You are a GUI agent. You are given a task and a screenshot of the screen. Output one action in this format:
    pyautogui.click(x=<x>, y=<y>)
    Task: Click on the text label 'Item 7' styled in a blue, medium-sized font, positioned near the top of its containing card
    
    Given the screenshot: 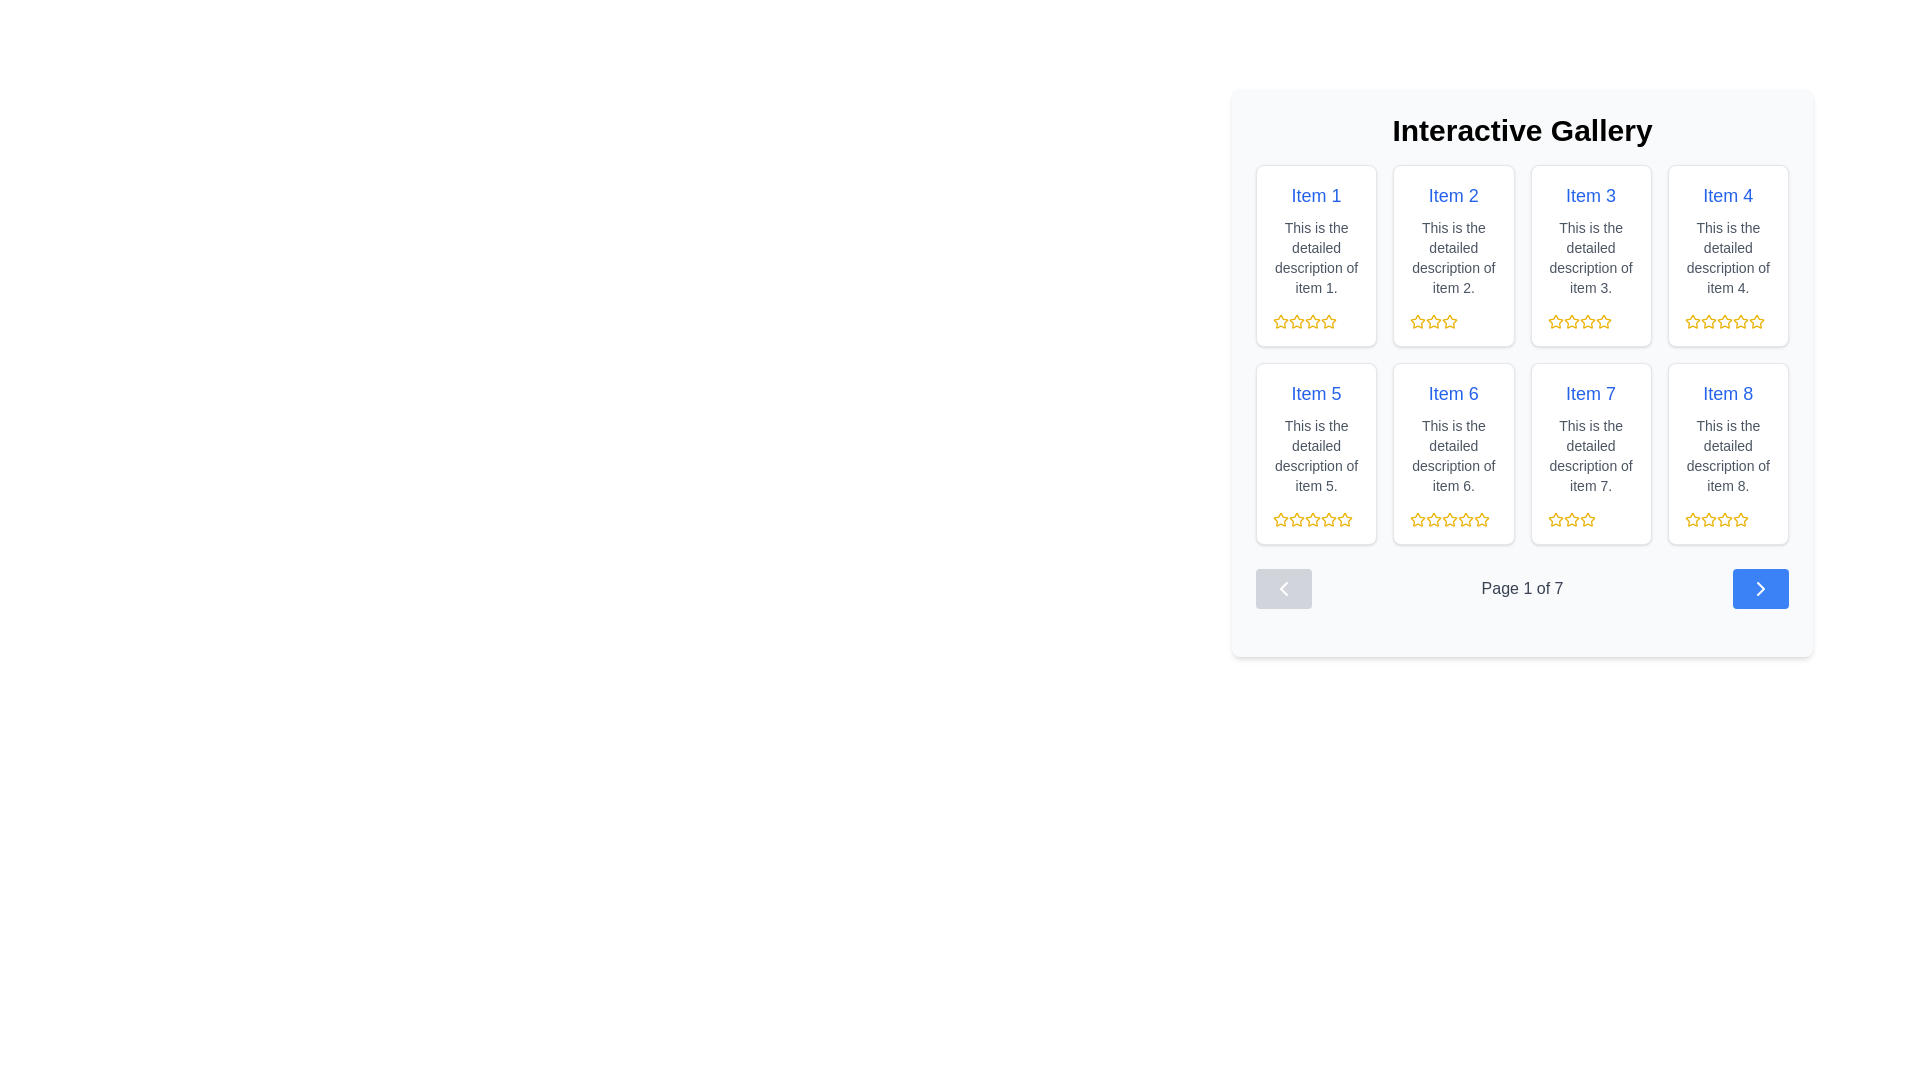 What is the action you would take?
    pyautogui.click(x=1590, y=393)
    